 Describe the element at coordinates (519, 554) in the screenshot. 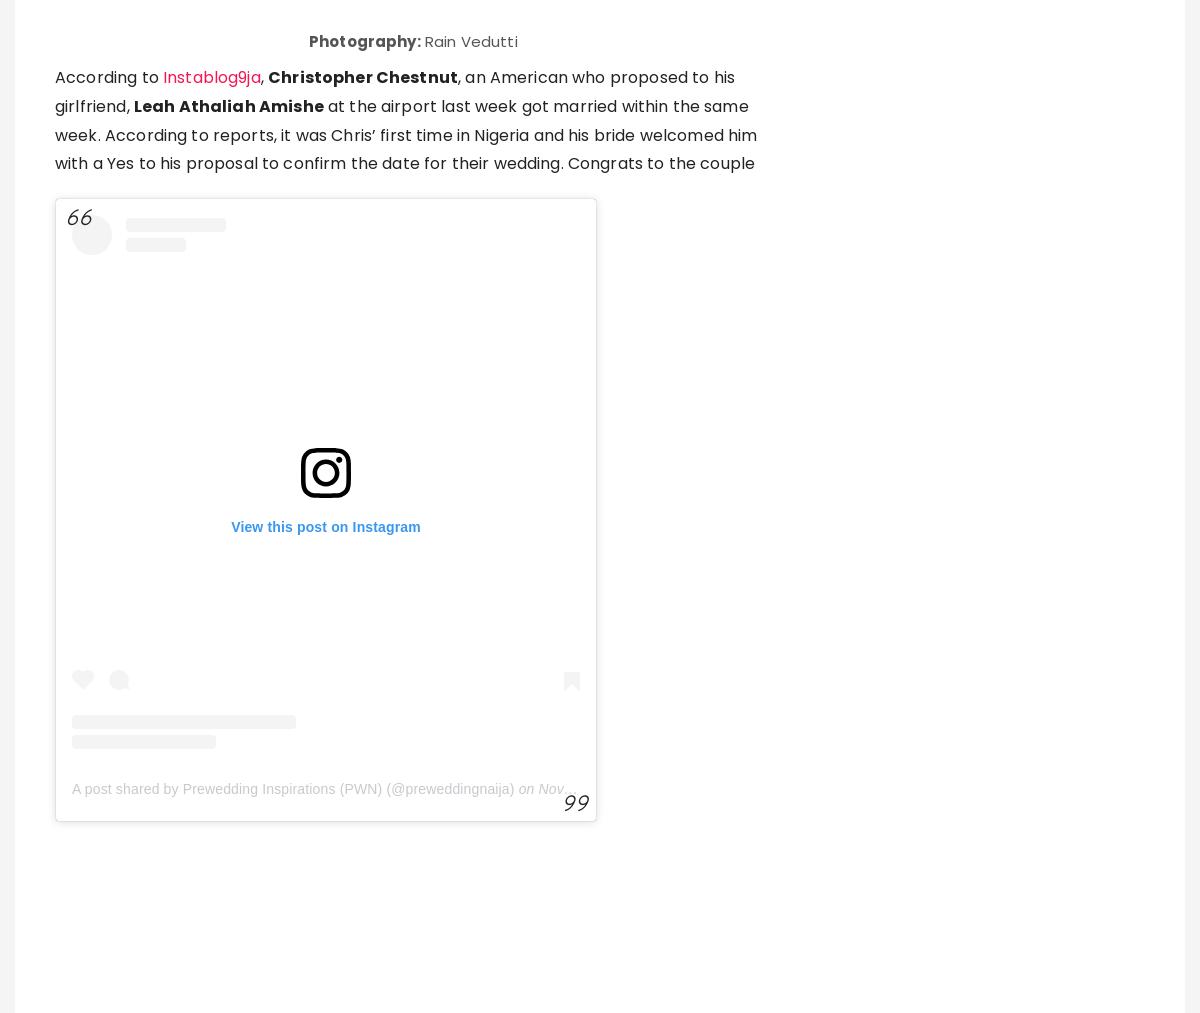

I see `'and his girlfriend,'` at that location.